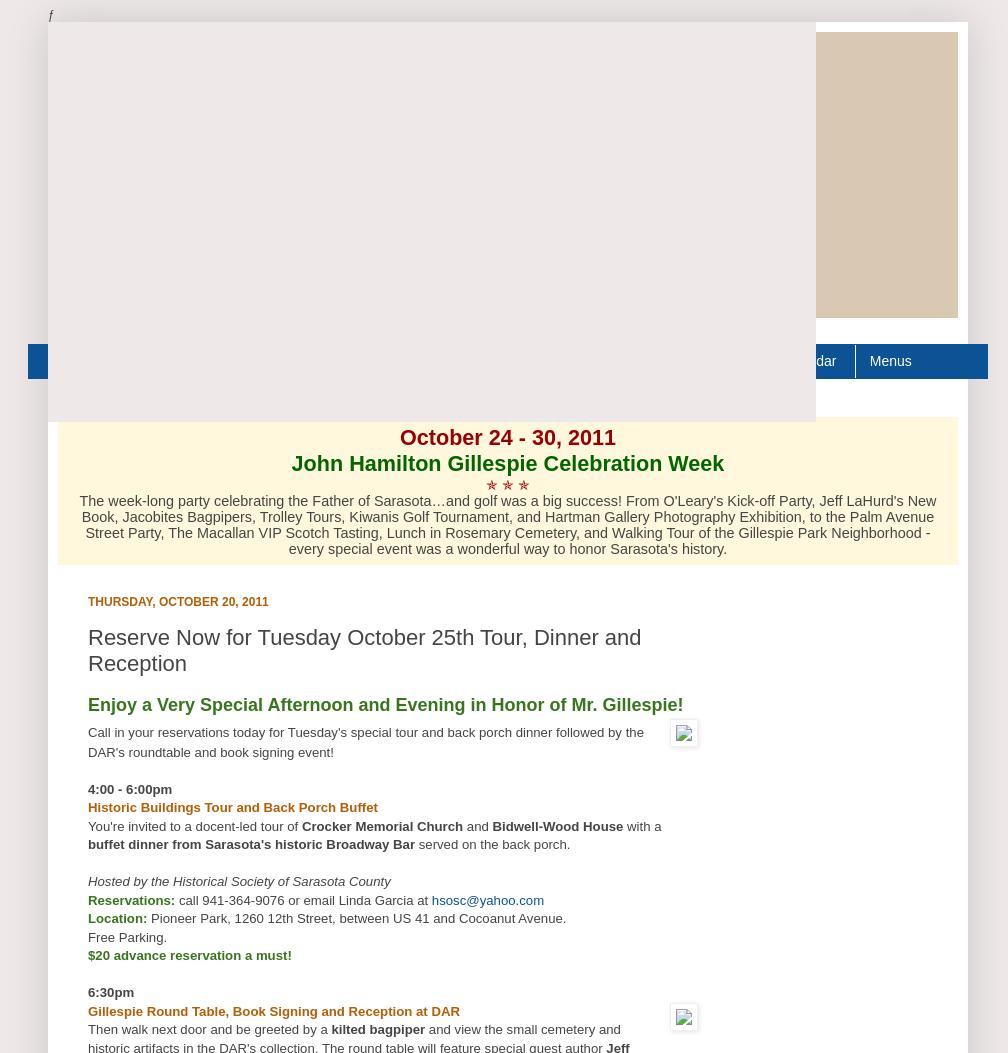  What do you see at coordinates (232, 359) in the screenshot?
I see `'Books'` at bounding box center [232, 359].